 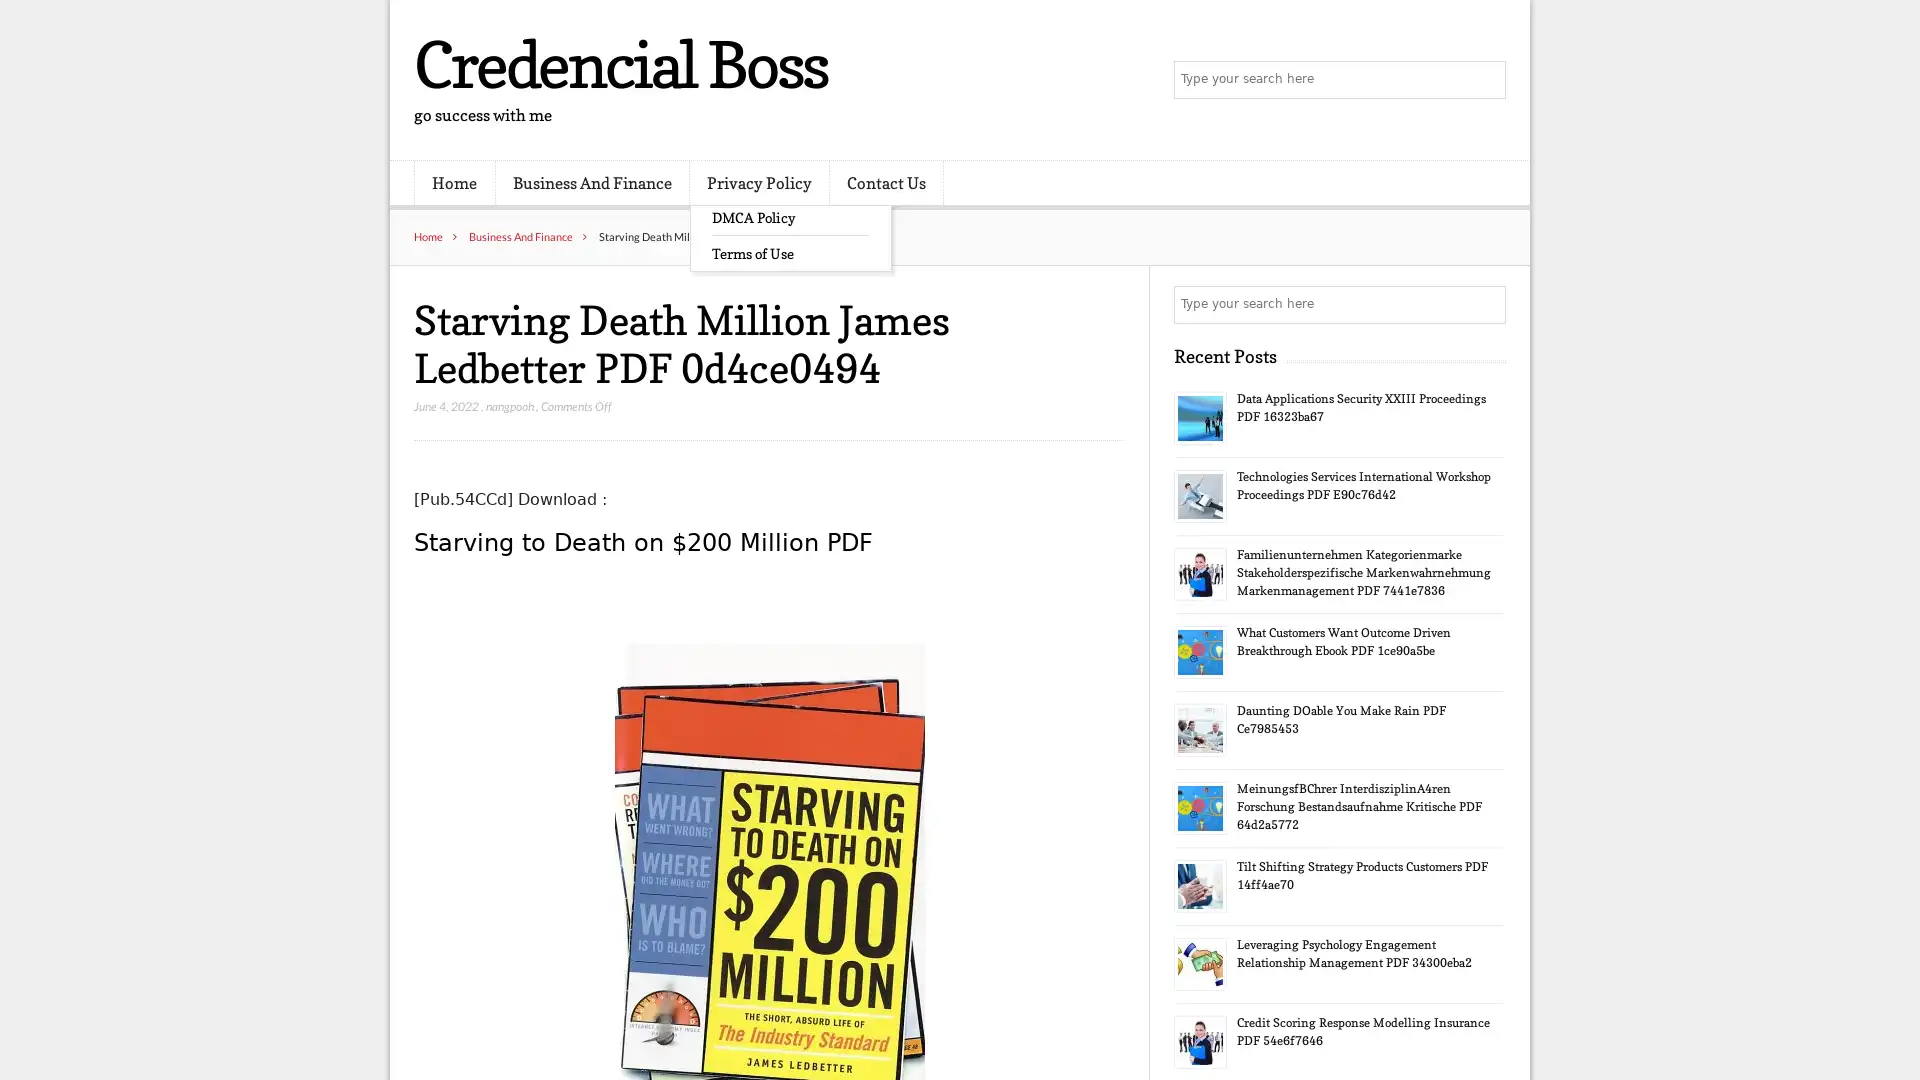 I want to click on Search, so click(x=1485, y=304).